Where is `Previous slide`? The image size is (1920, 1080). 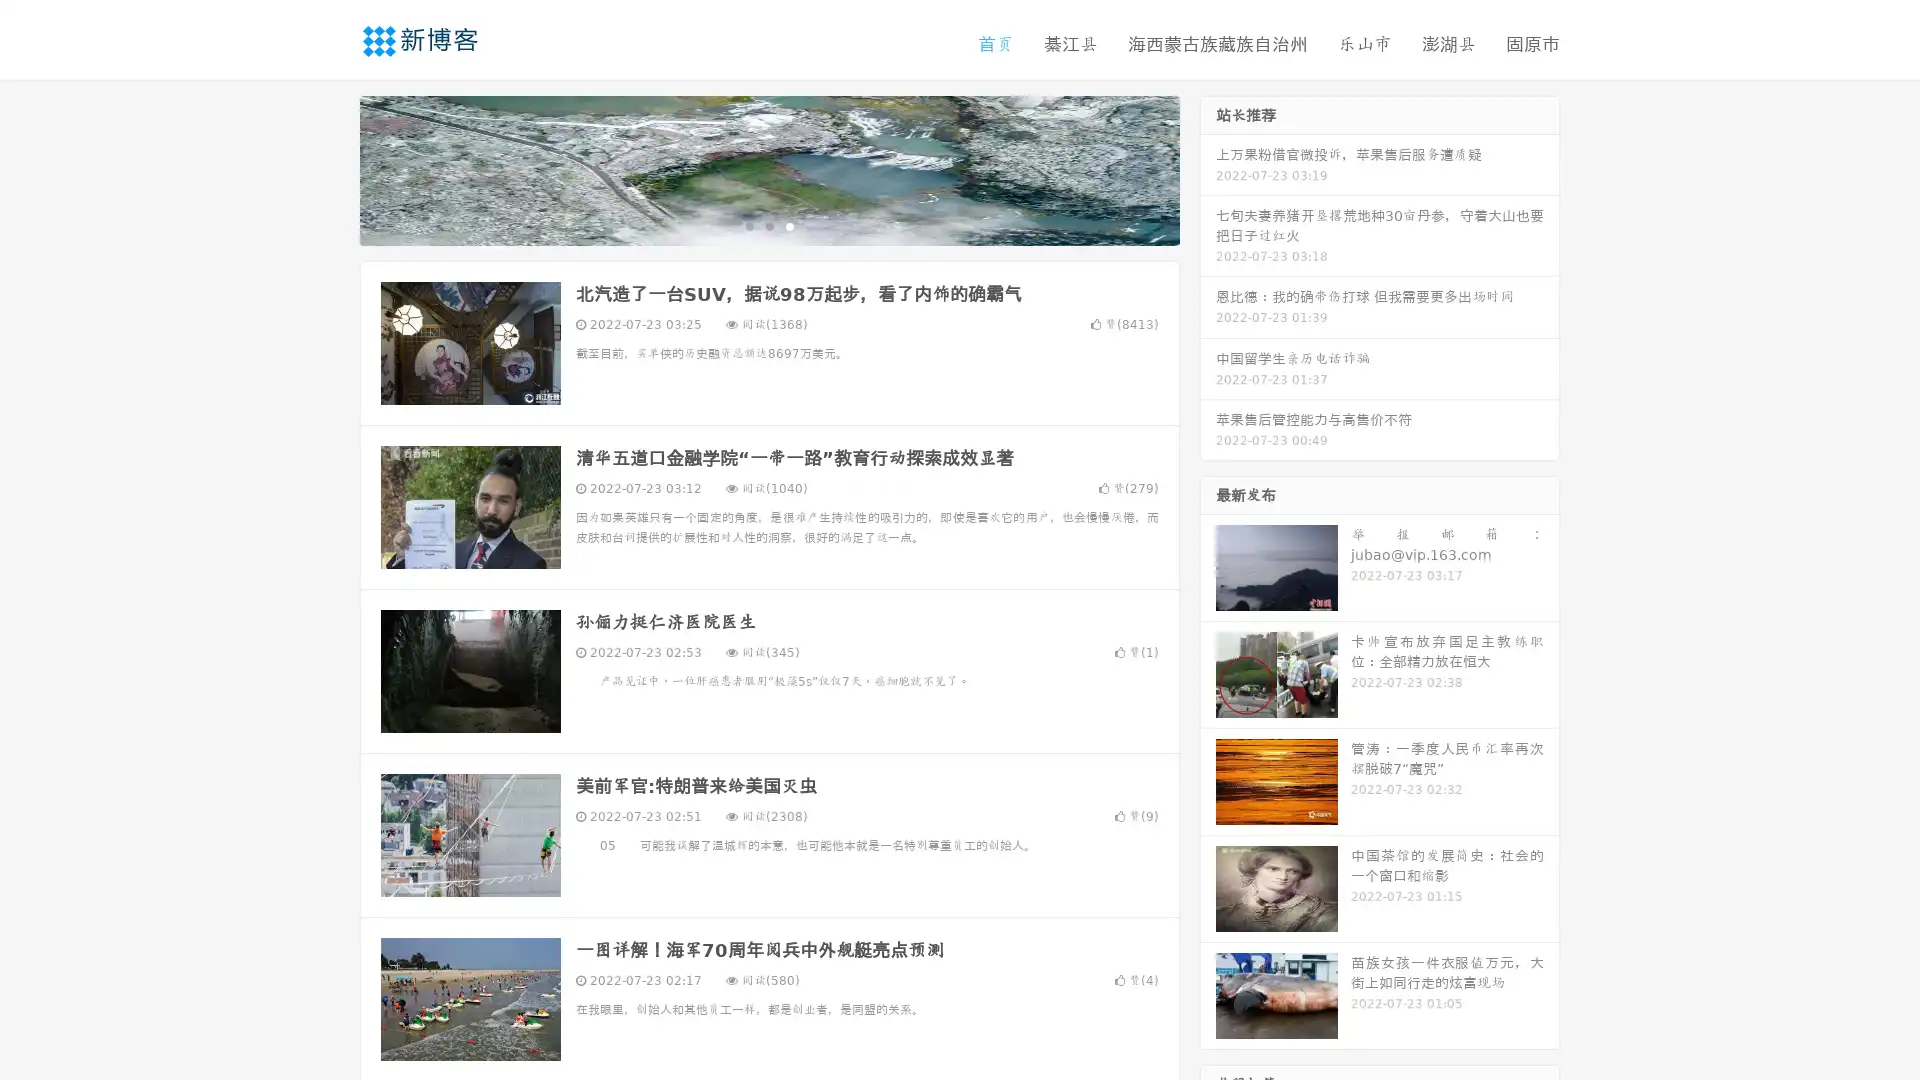 Previous slide is located at coordinates (330, 168).